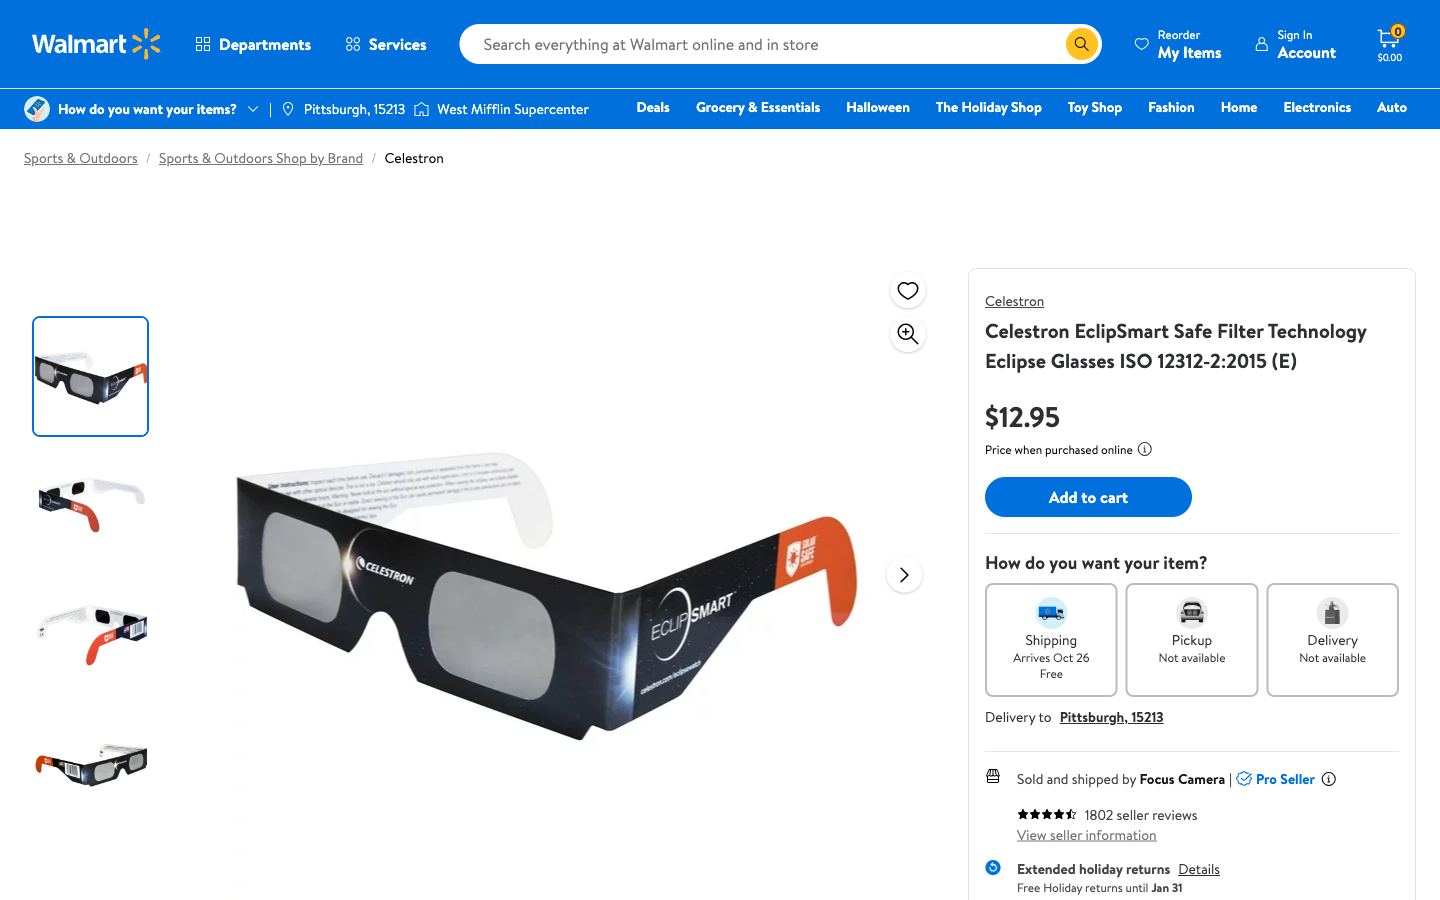  Describe the element at coordinates (904, 574) in the screenshot. I see `Browse through various images of the product` at that location.